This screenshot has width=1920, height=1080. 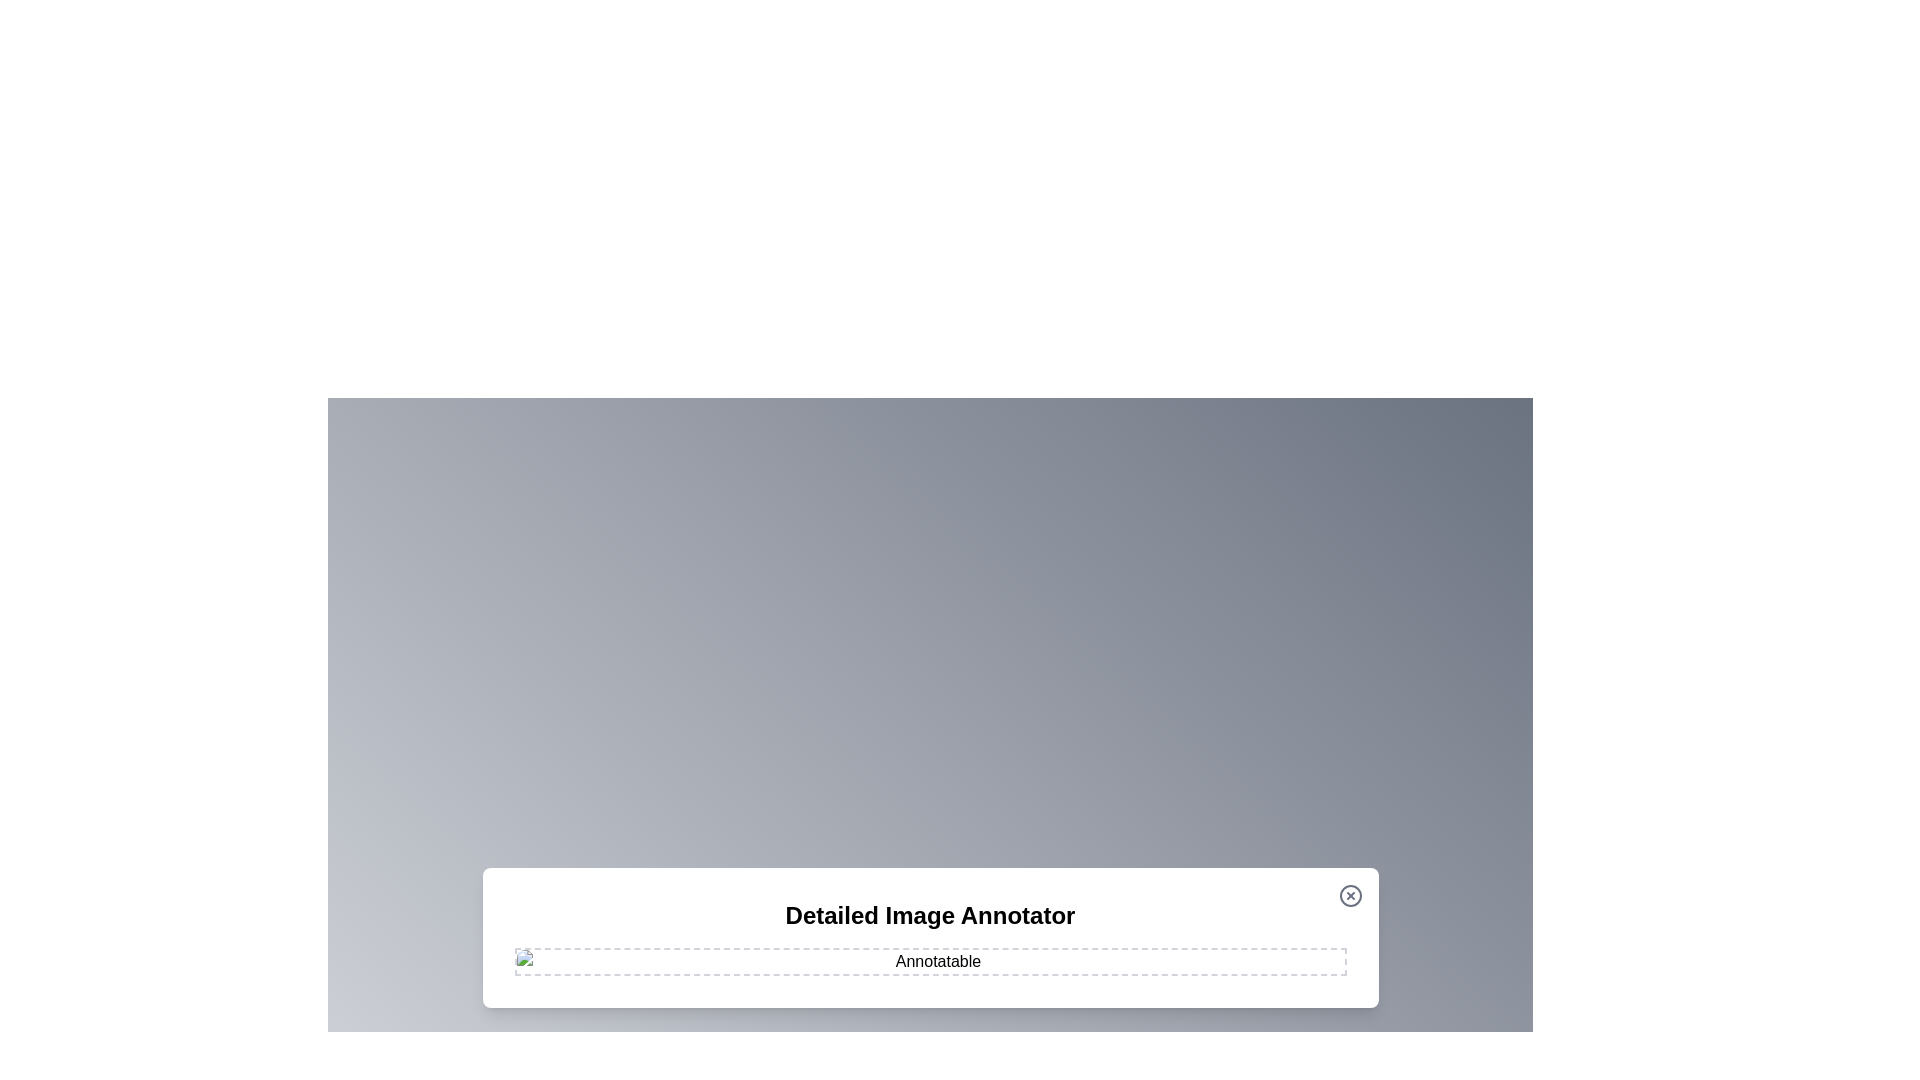 What do you see at coordinates (1247, 971) in the screenshot?
I see `the image at coordinates (1249, 973) to add an annotation` at bounding box center [1247, 971].